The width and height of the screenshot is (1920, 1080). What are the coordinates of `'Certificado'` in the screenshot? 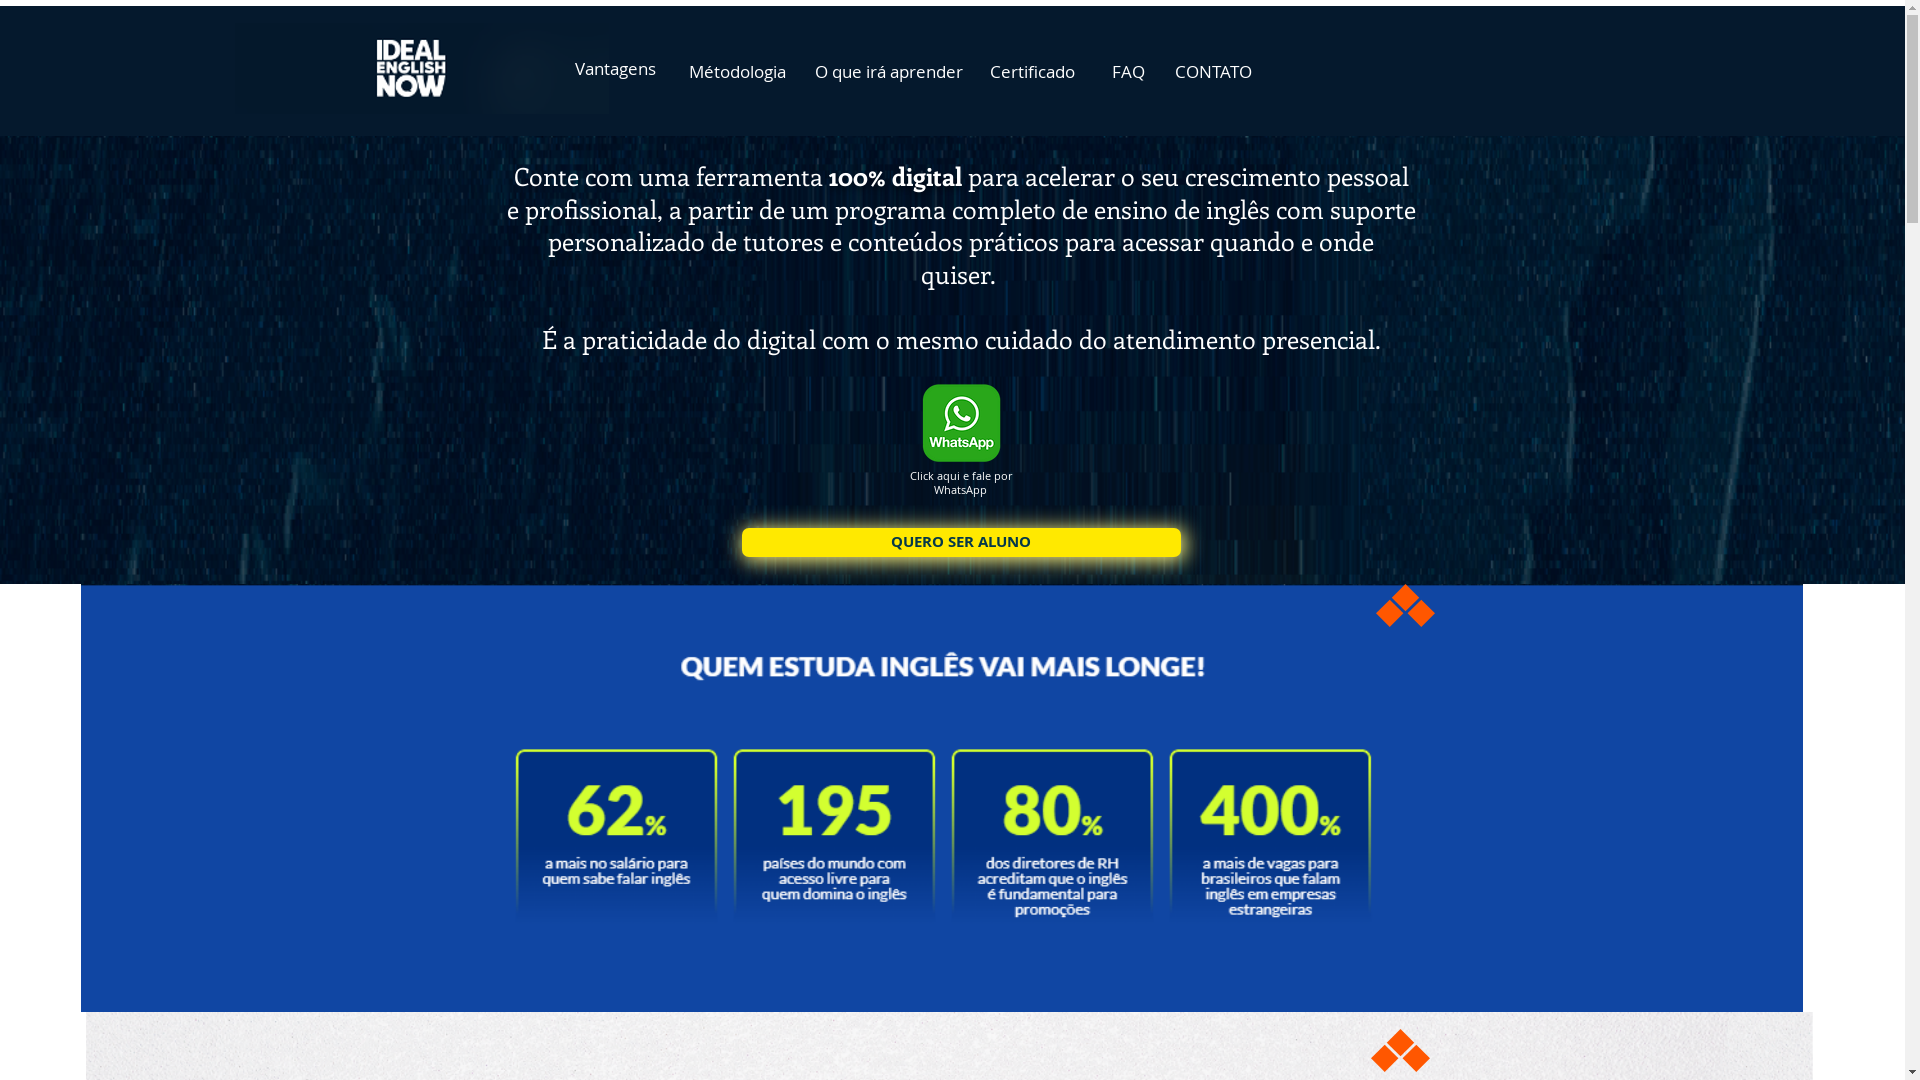 It's located at (978, 69).